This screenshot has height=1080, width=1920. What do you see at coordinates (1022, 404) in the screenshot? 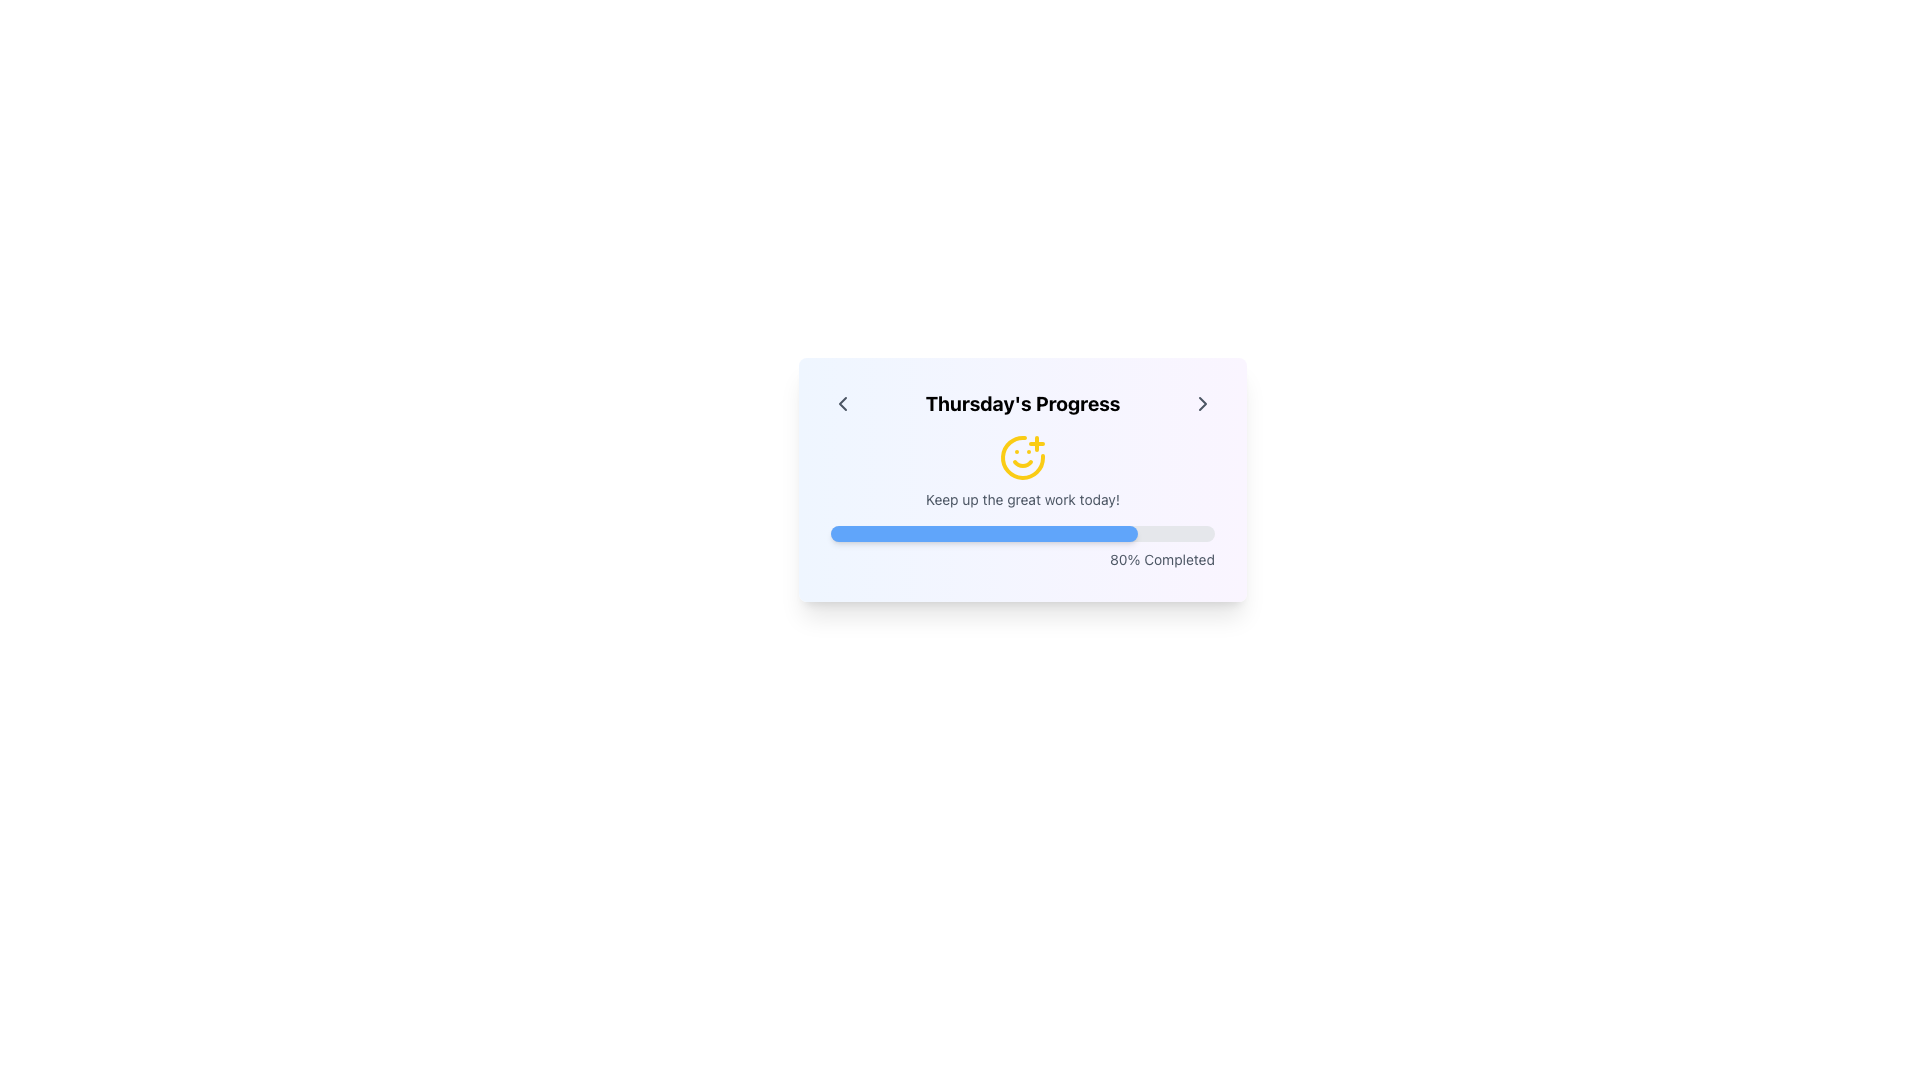
I see `the text element that serves as a descriptive title indicating 'Thursday's Progress', located centrally between two navigational arrows in the upper portion of the card interface` at bounding box center [1022, 404].